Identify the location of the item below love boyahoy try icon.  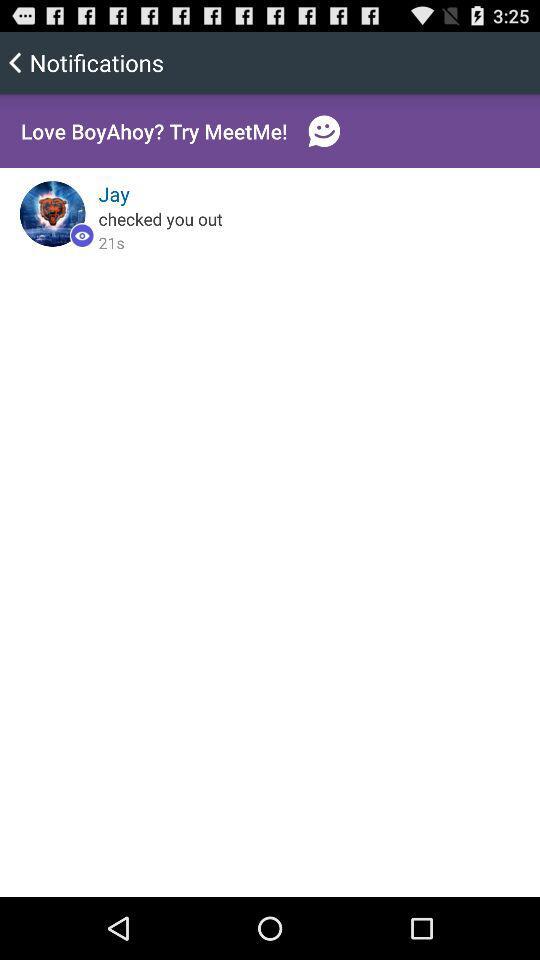
(114, 194).